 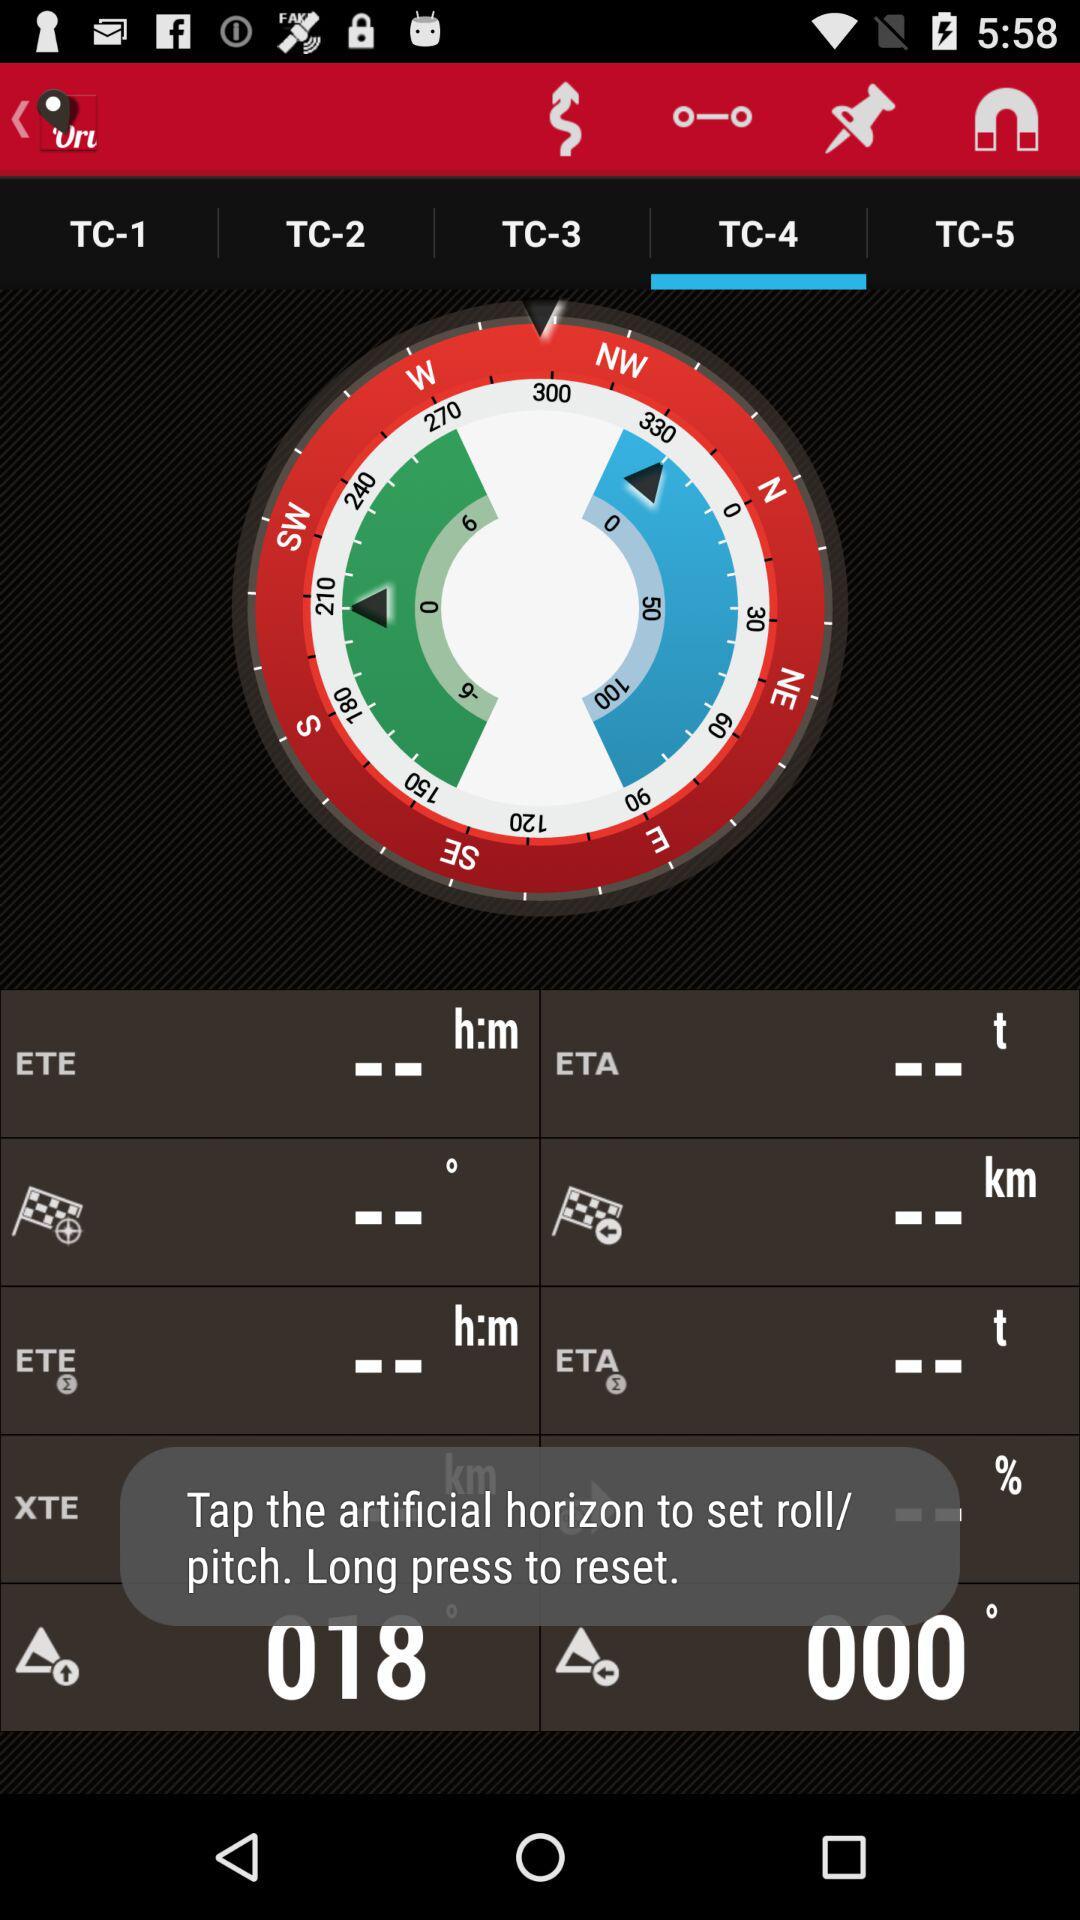 What do you see at coordinates (1006, 118) in the screenshot?
I see `magnet icon` at bounding box center [1006, 118].